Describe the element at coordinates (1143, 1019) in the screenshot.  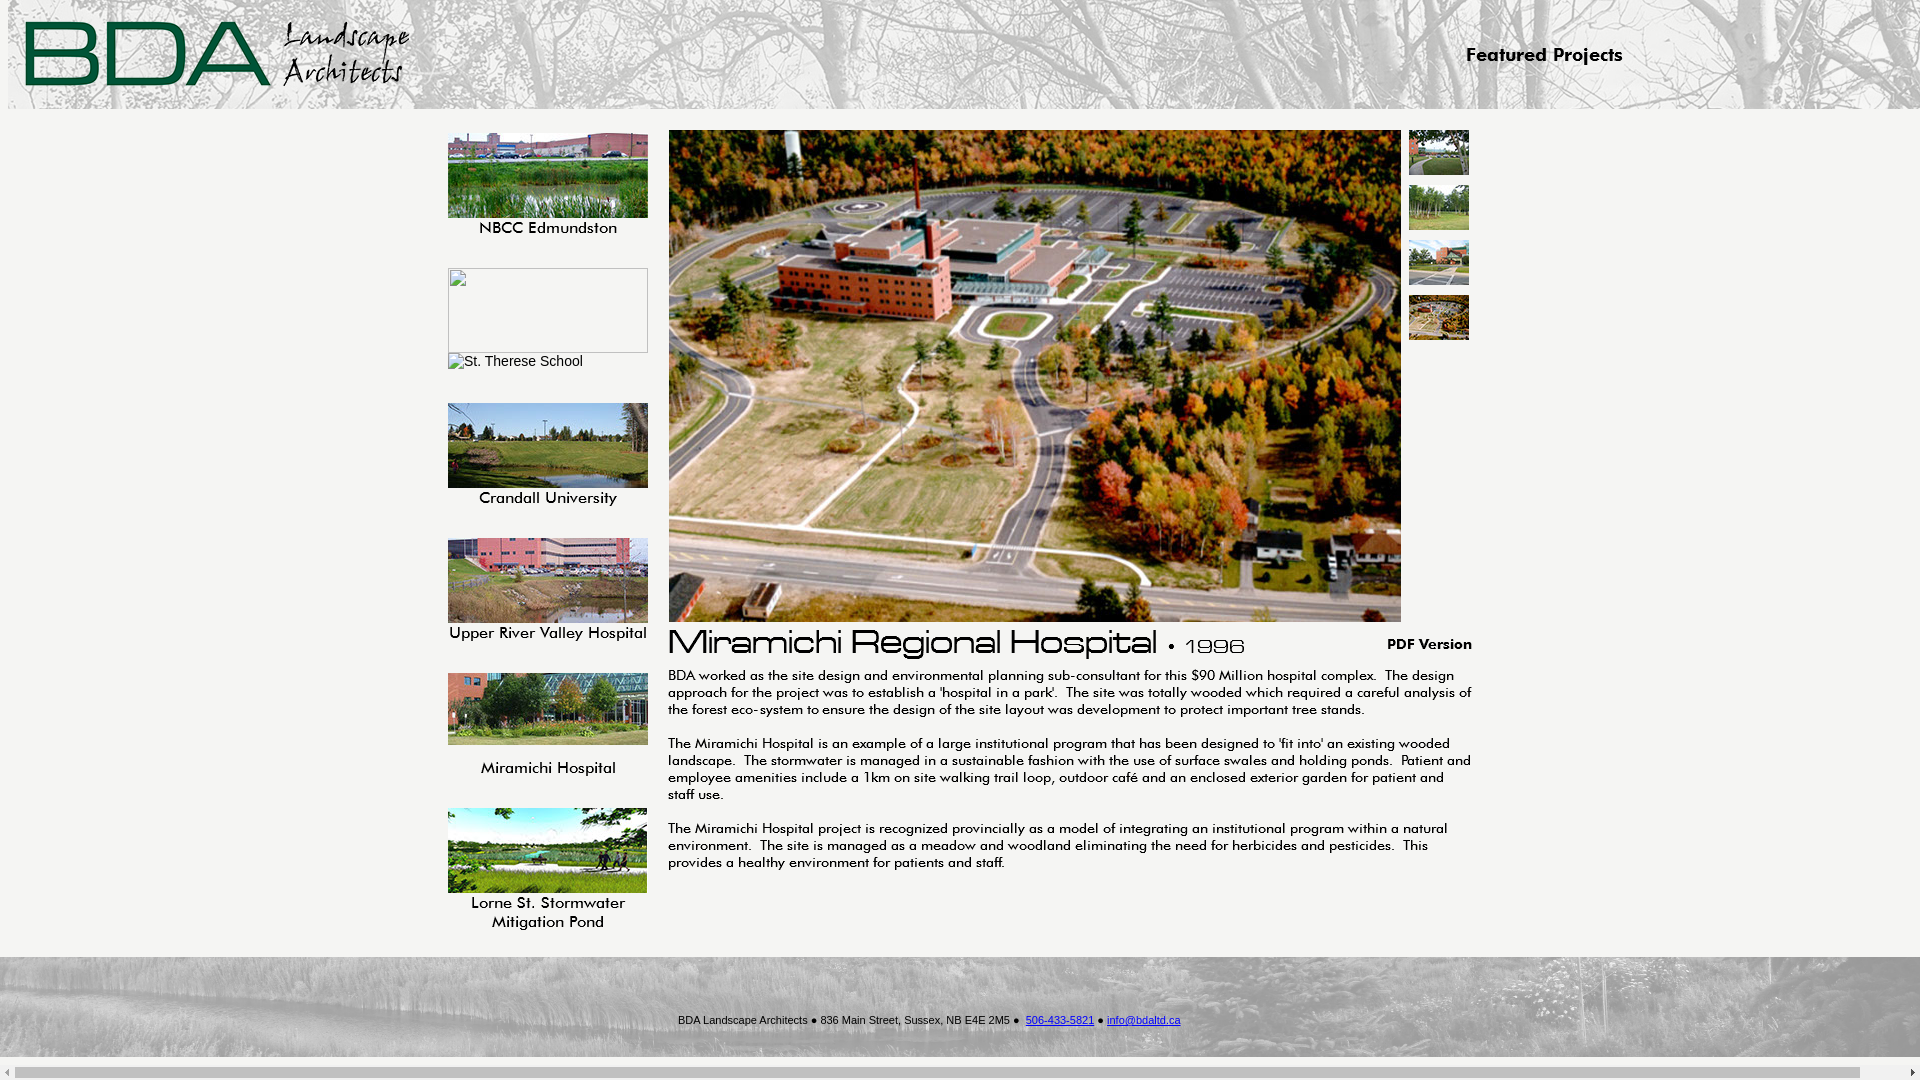
I see `'info@bdaltd.ca'` at that location.